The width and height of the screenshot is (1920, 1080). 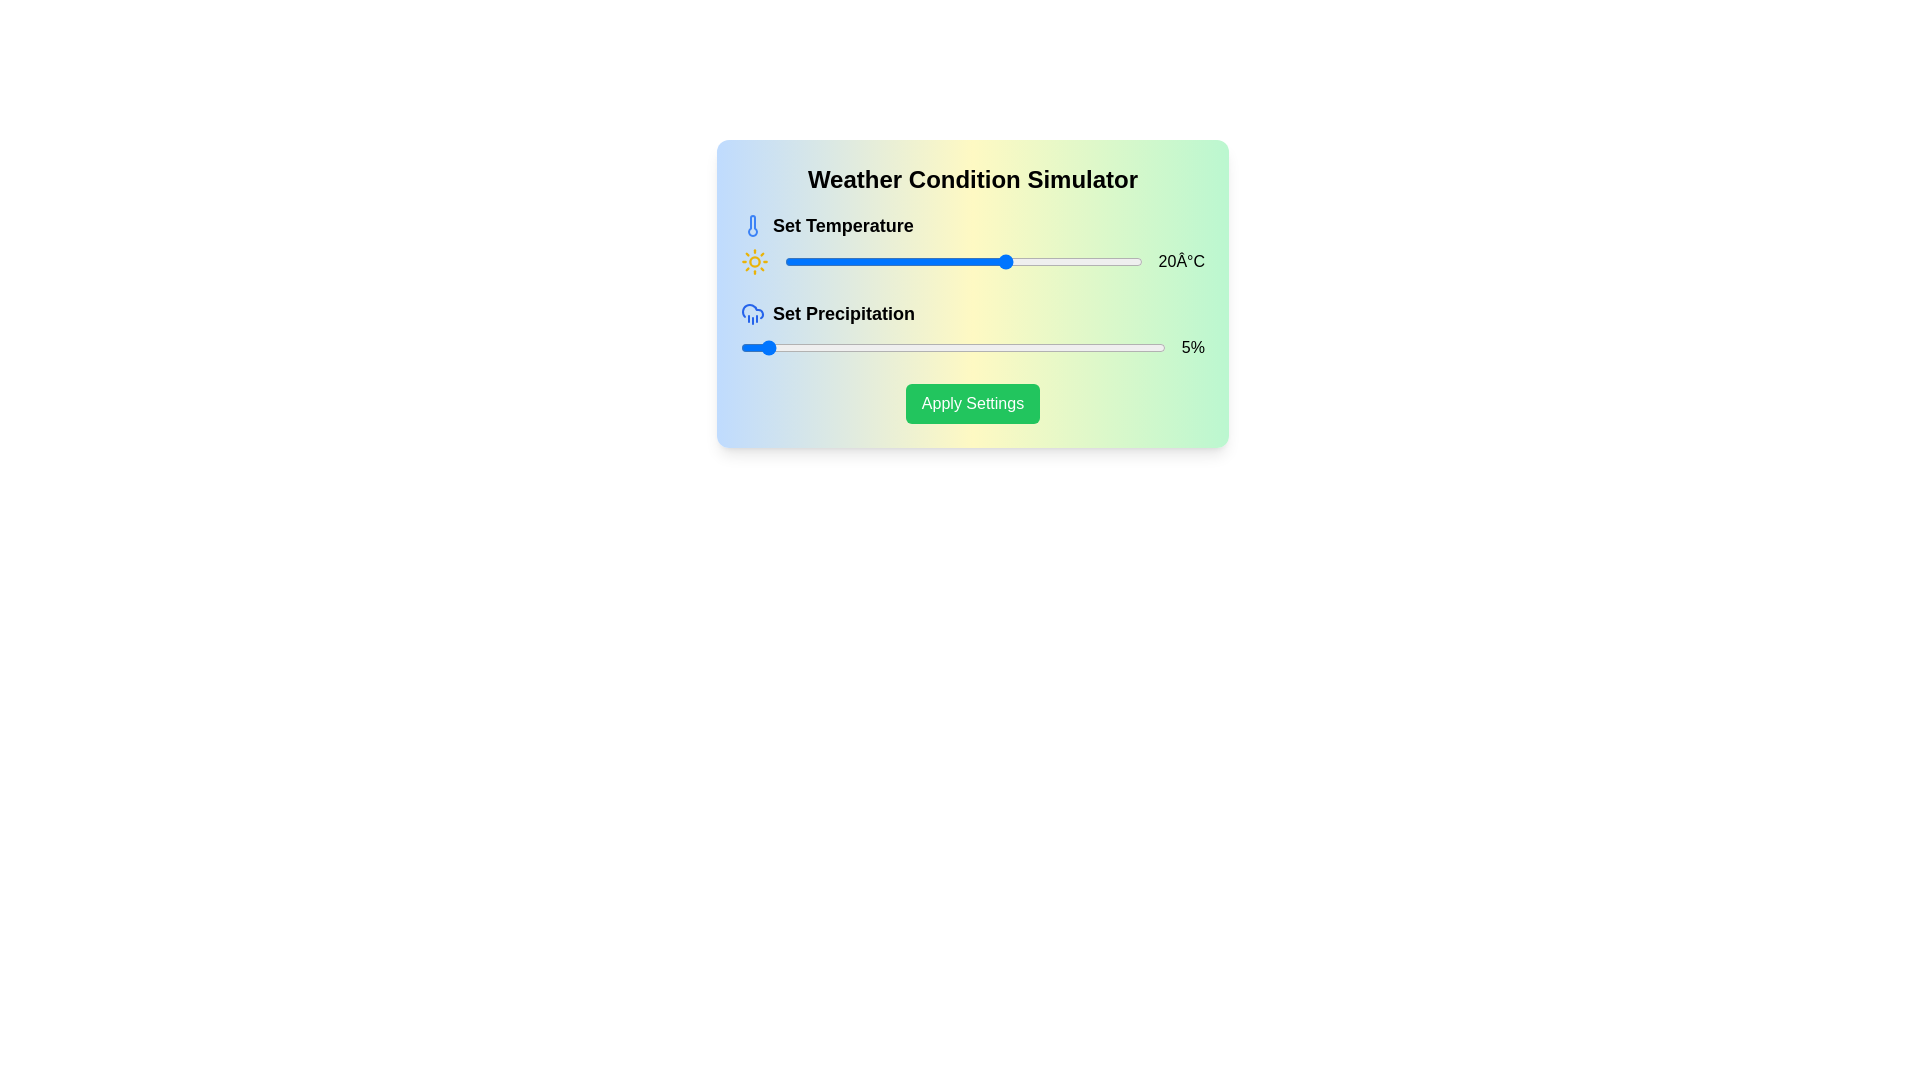 I want to click on the 'Apply Settings' button to confirm the chosen weather conditions, so click(x=973, y=404).